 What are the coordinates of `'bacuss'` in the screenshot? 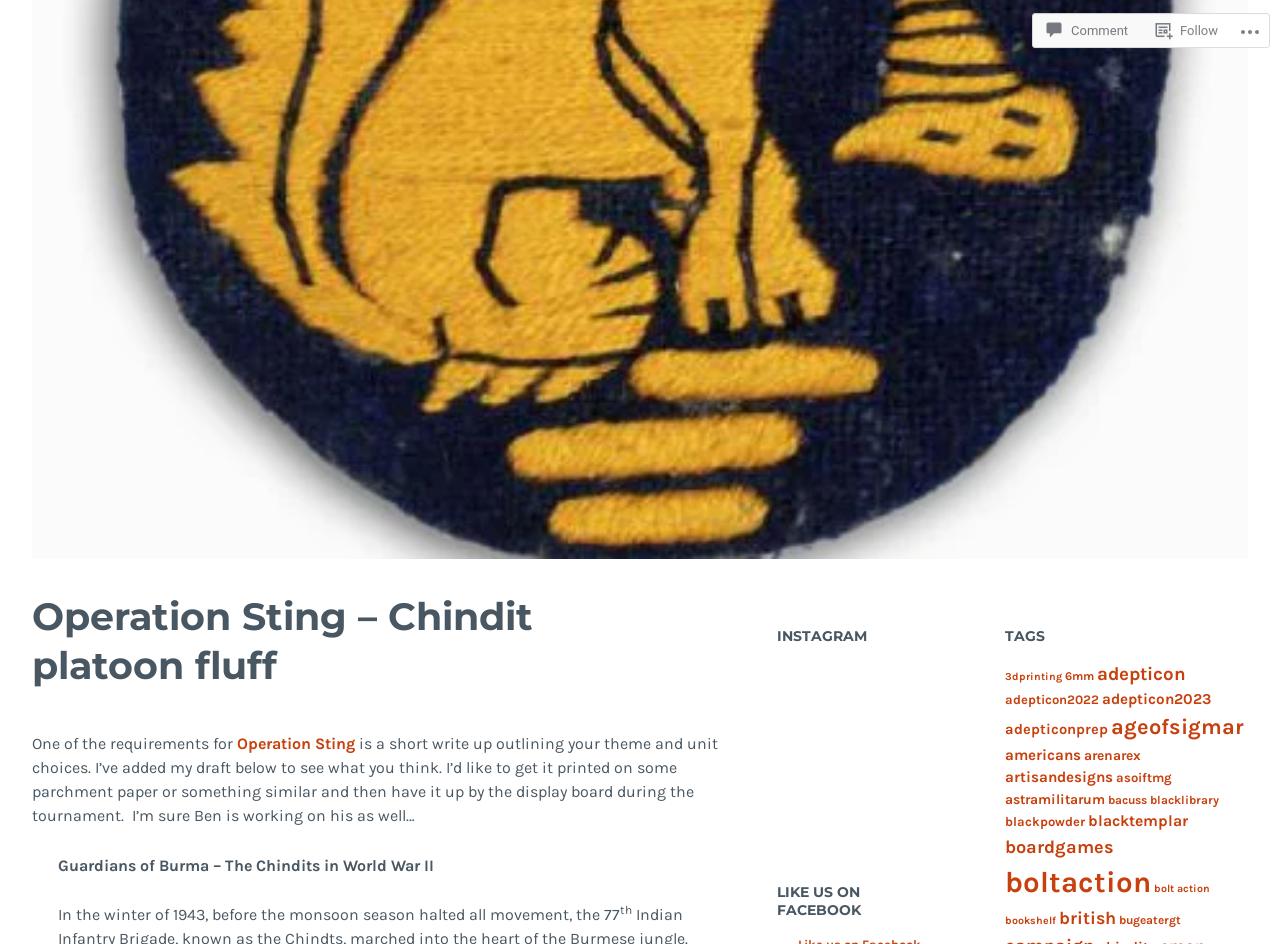 It's located at (1126, 799).